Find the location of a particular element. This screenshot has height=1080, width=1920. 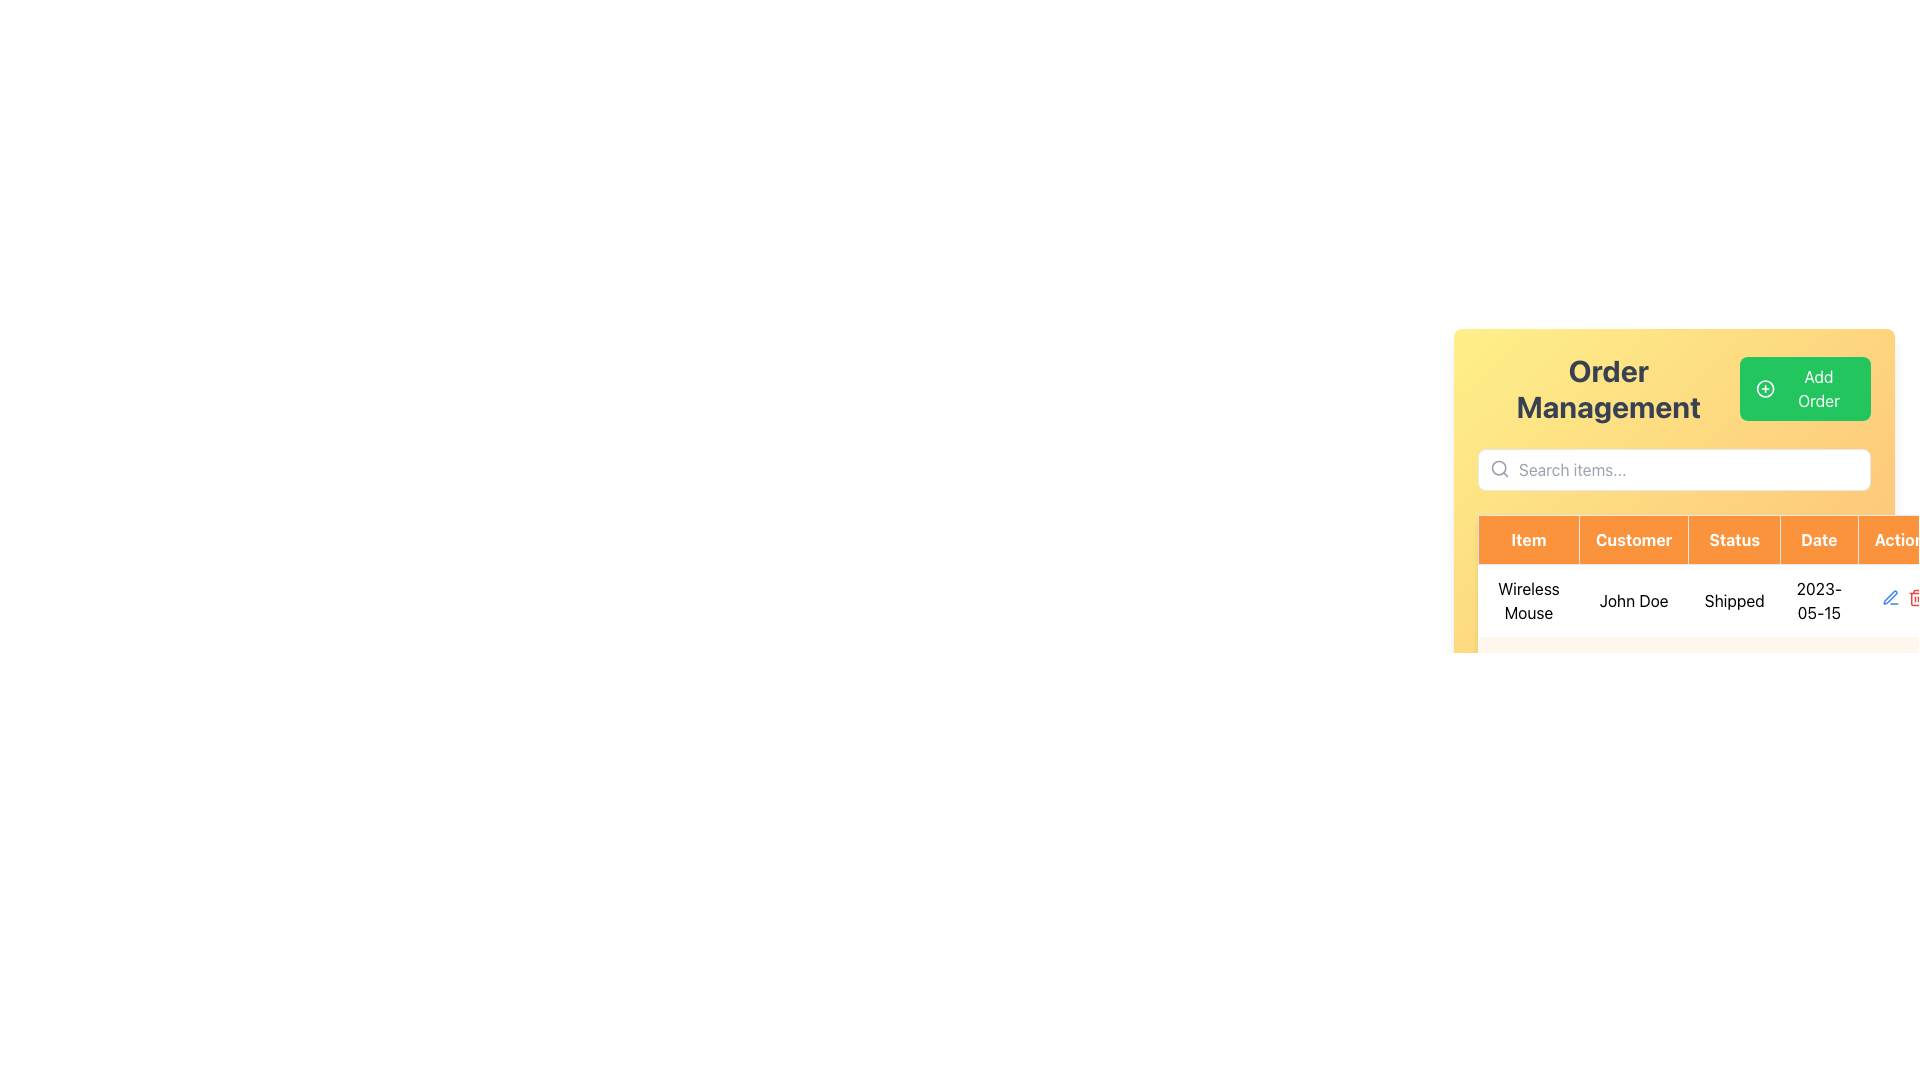

the table header cell labeled 'Date', which is the fourth column in the table header row, helping users identify date-related data is located at coordinates (1819, 540).